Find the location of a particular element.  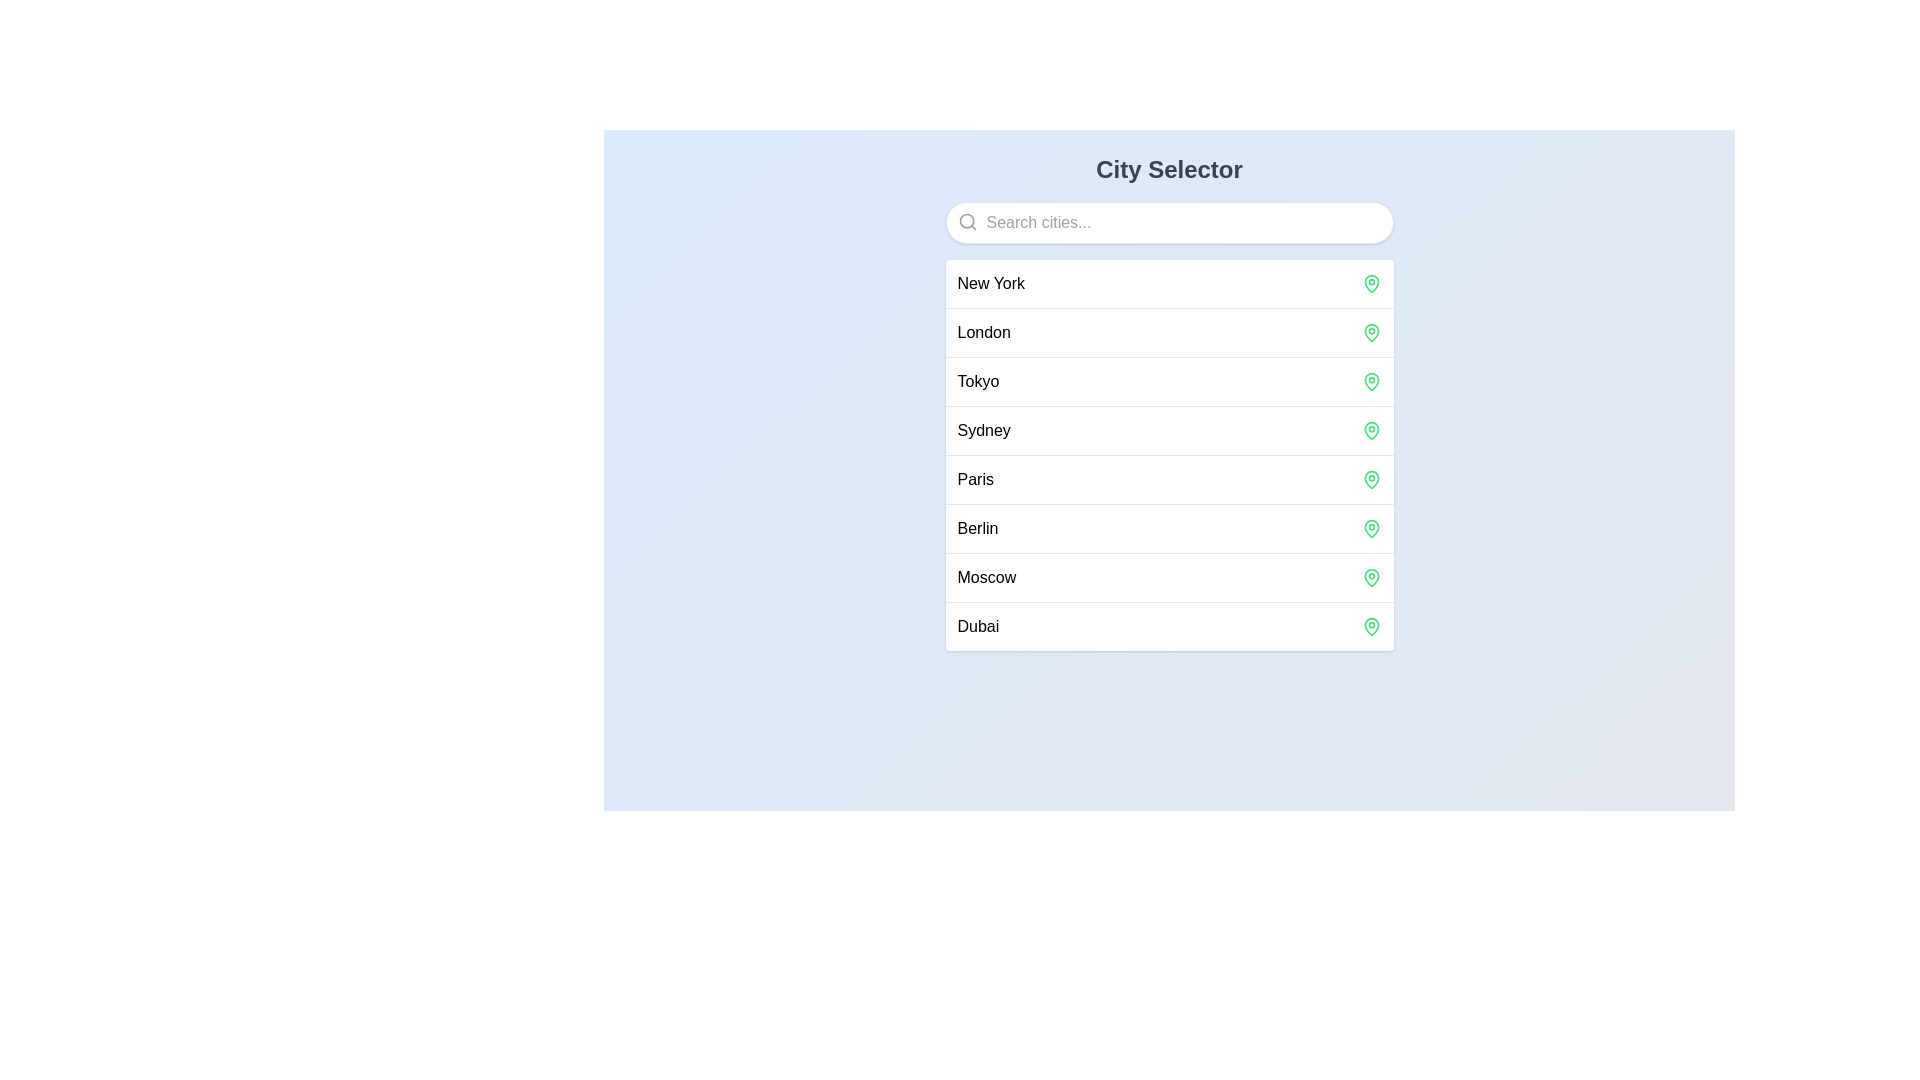

the text label displaying 'Tokyo' in bold font, which is the third item in a vertical list of city names is located at coordinates (978, 381).